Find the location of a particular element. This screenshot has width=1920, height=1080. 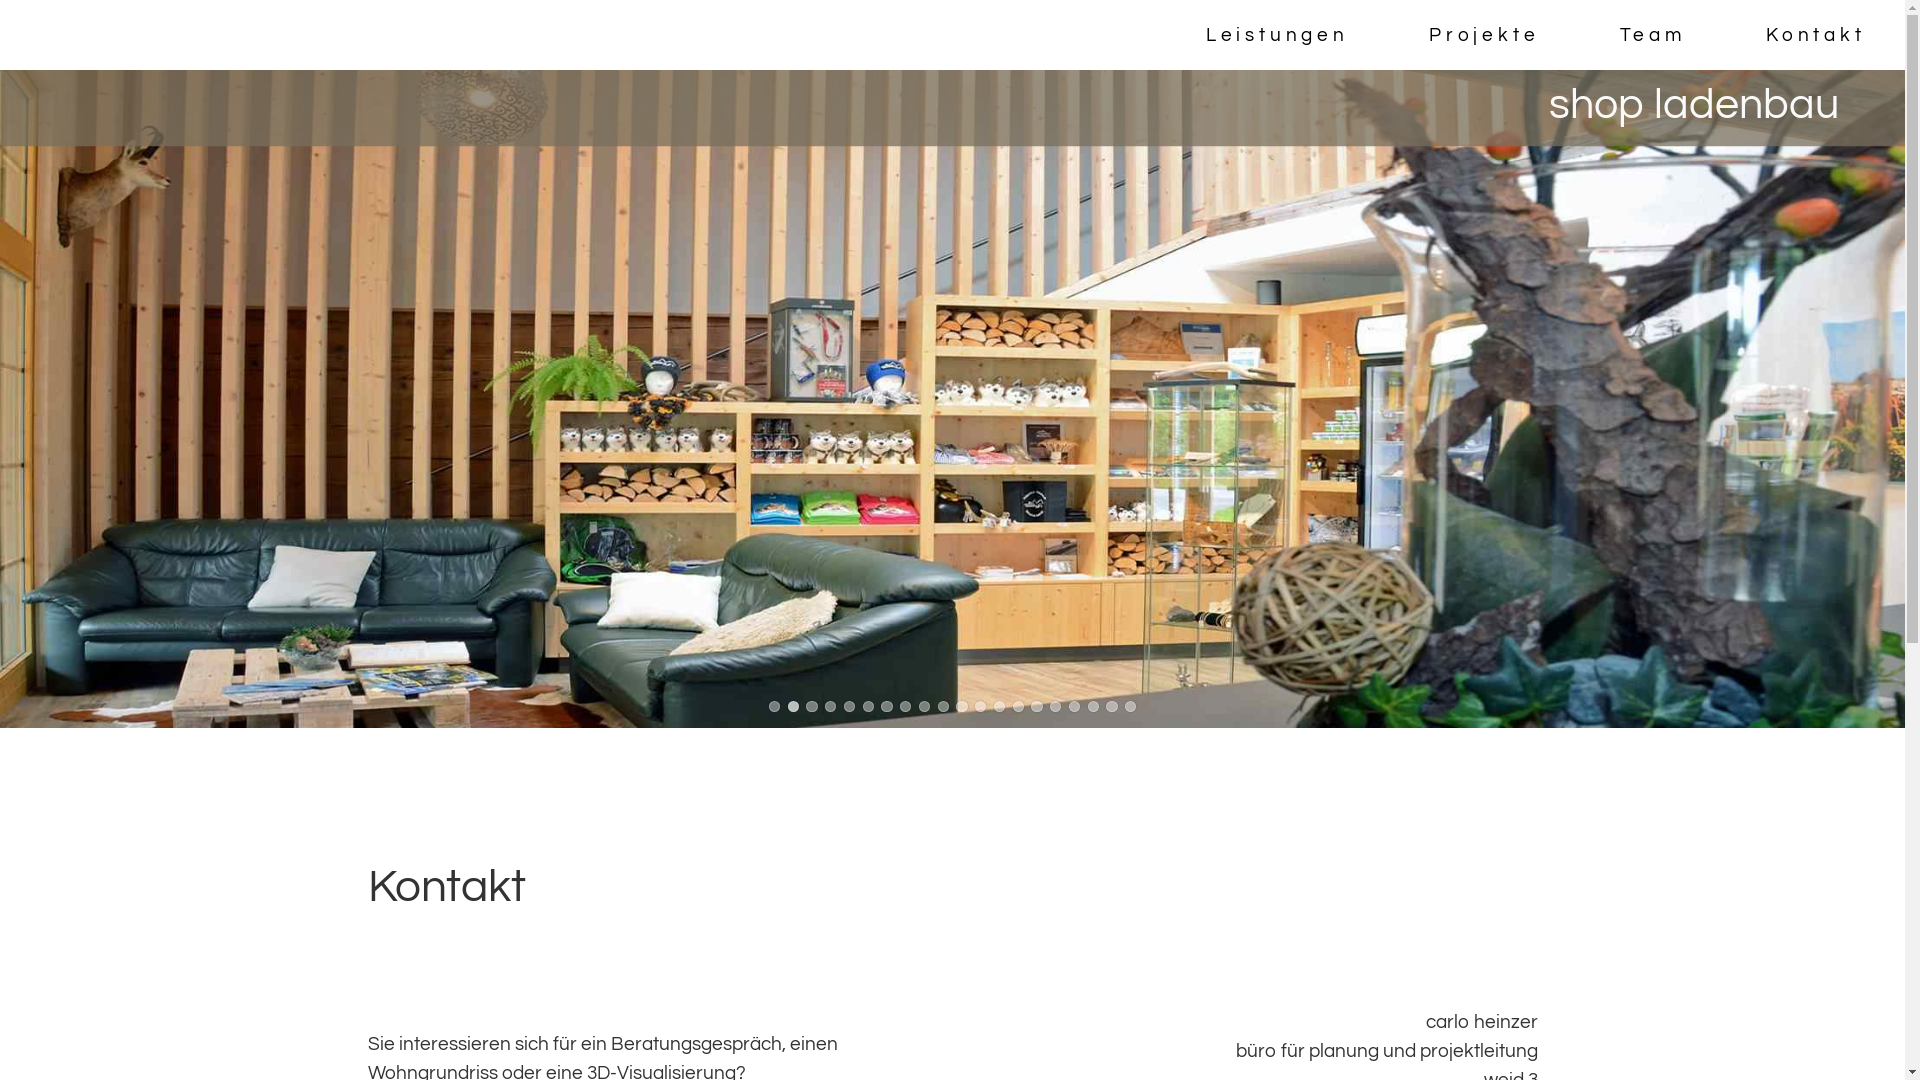

'Projekte' is located at coordinates (1483, 34).